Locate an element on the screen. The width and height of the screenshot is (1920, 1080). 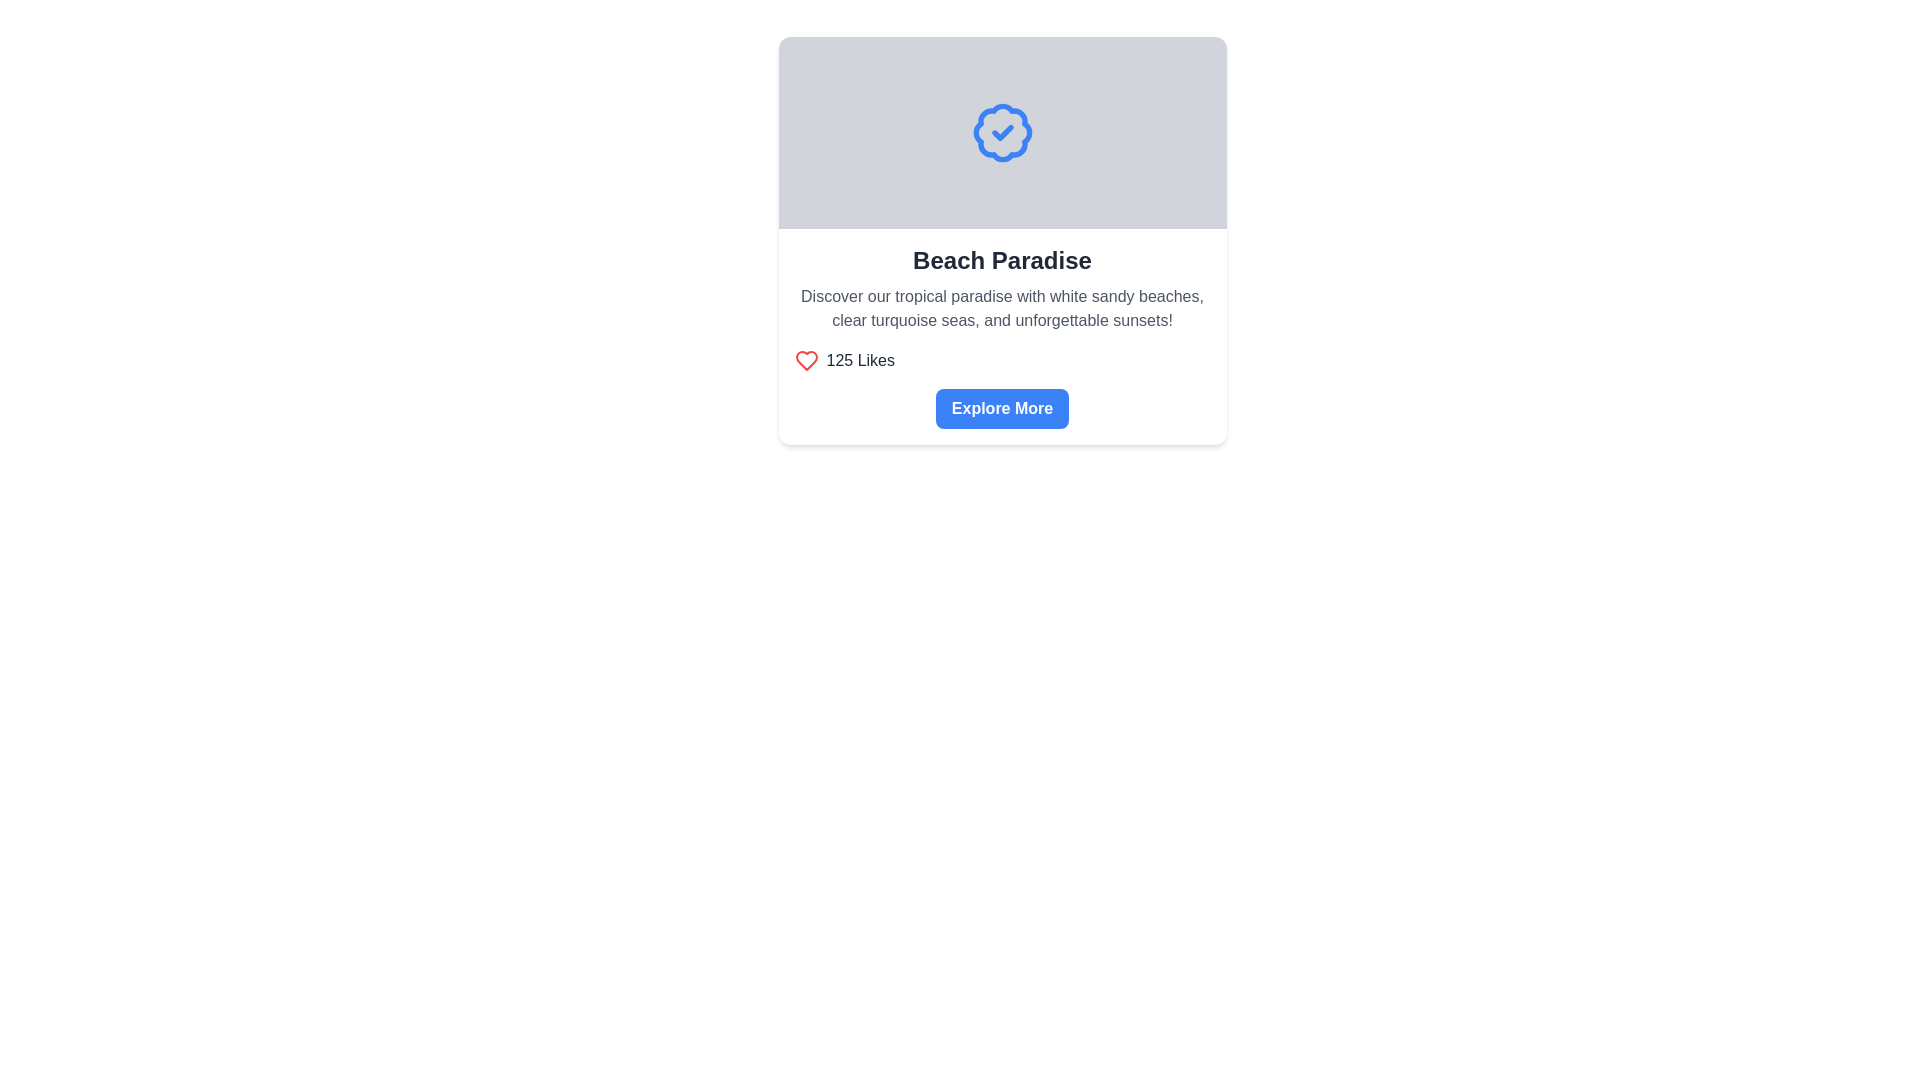
the text label displaying '125 Likes', which is positioned to the right of a small red heart icon, located below 'Beach Paradise' and above the 'Explore More' button is located at coordinates (860, 361).